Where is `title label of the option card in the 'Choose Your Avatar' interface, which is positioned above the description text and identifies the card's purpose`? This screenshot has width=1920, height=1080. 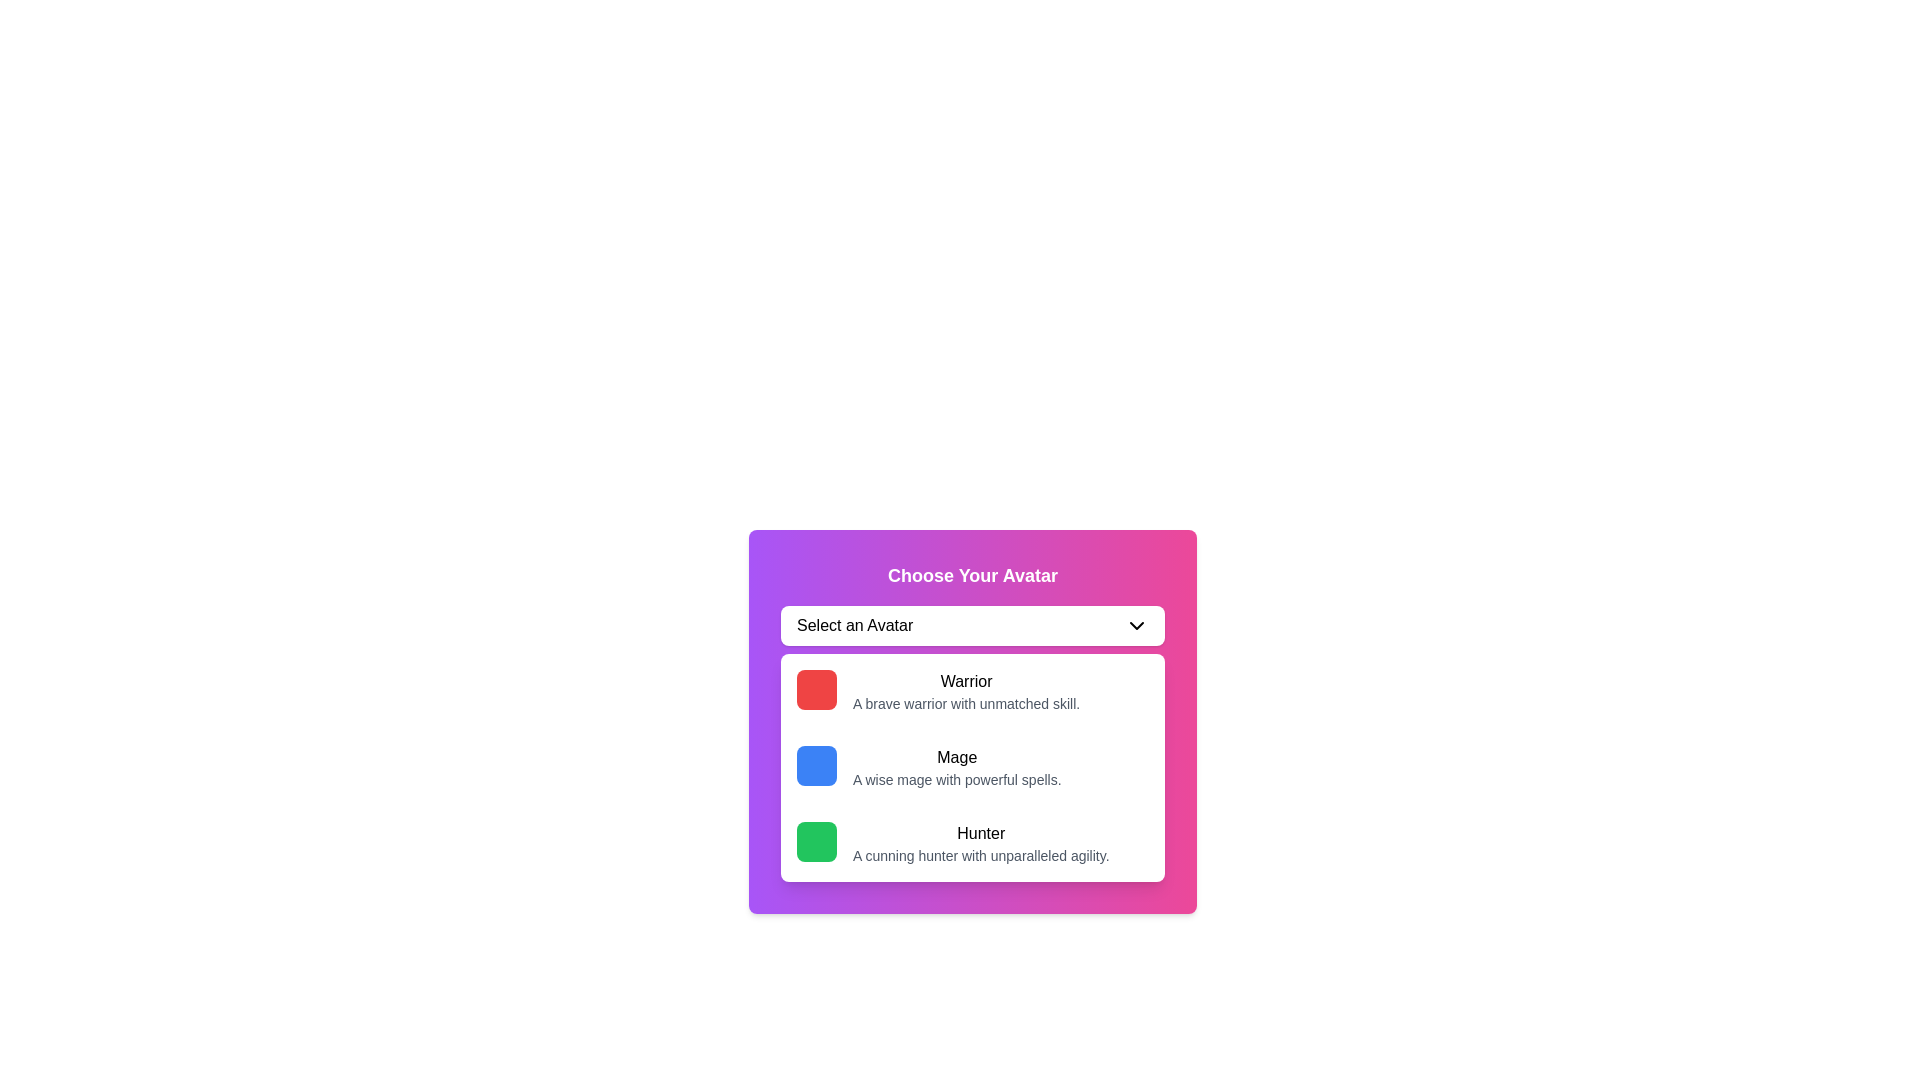
title label of the option card in the 'Choose Your Avatar' interface, which is positioned above the description text and identifies the card's purpose is located at coordinates (966, 681).